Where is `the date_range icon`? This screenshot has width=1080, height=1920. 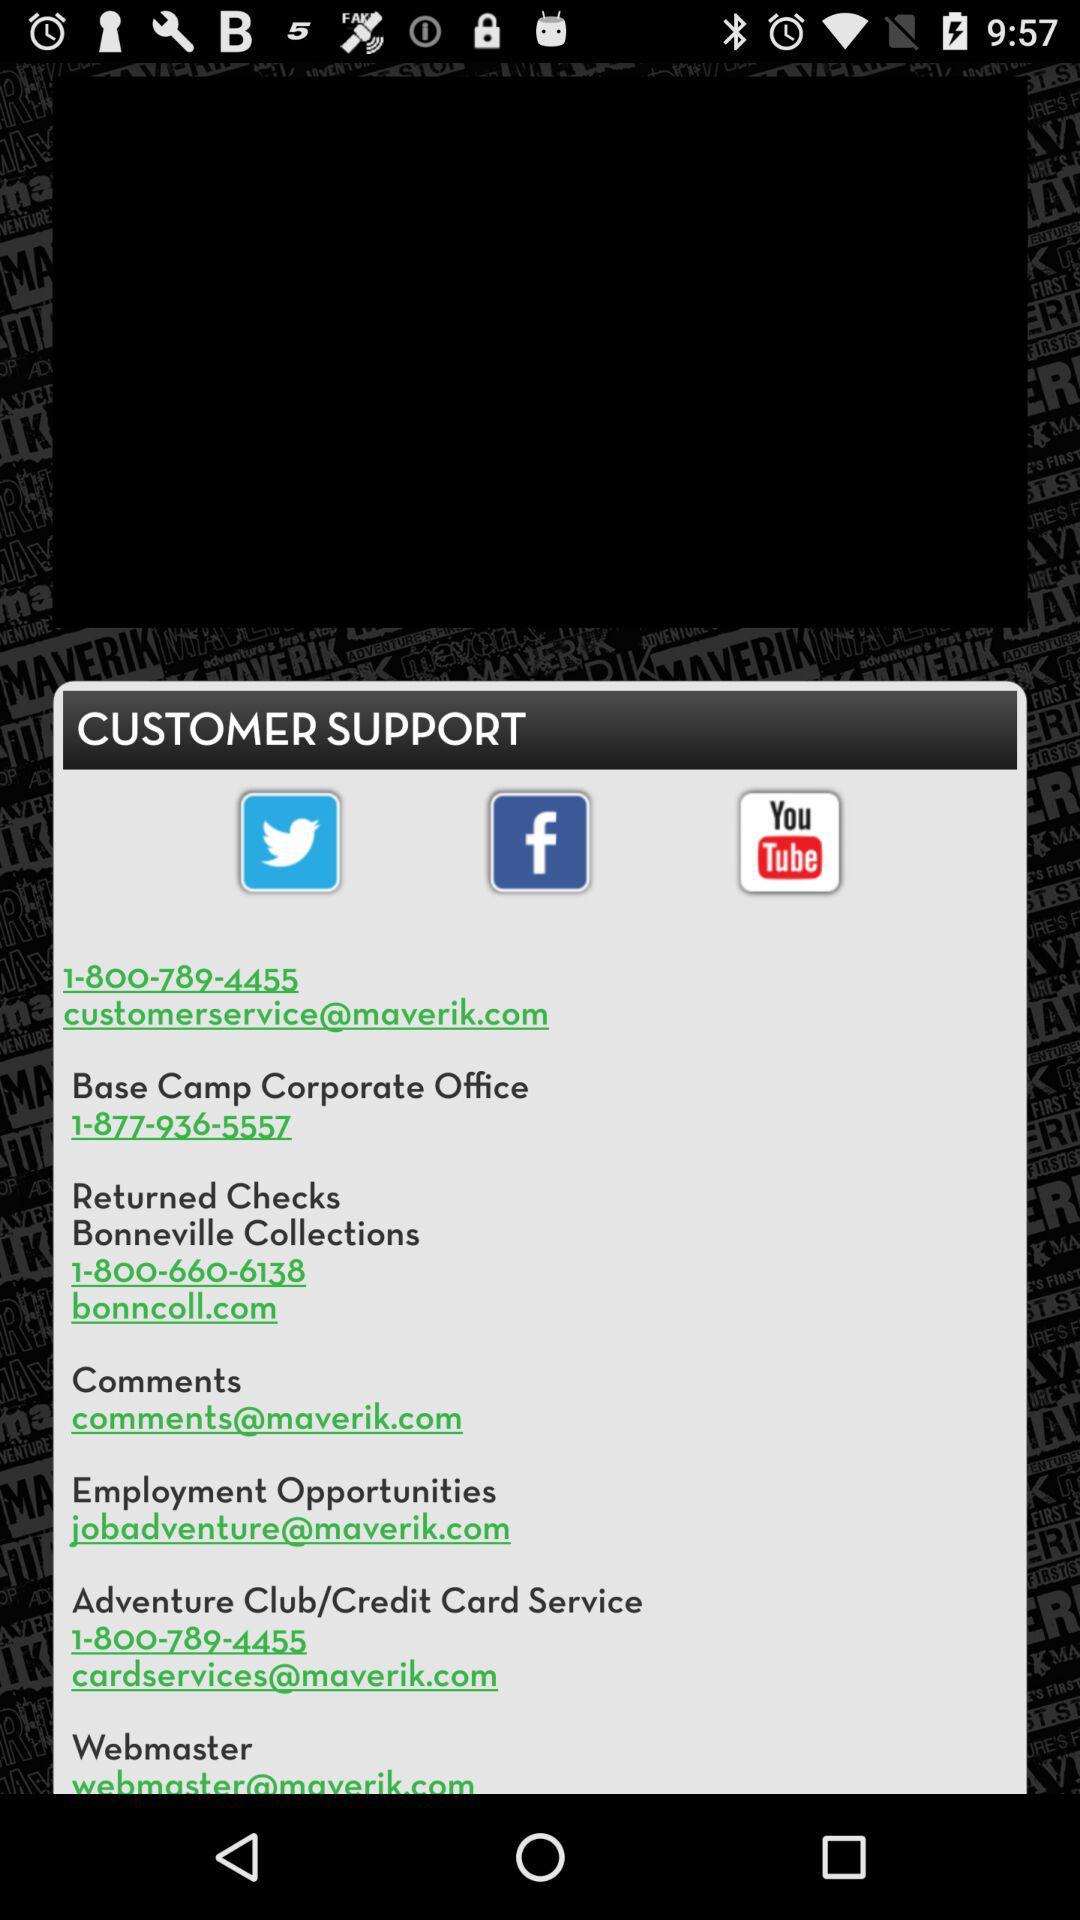
the date_range icon is located at coordinates (788, 900).